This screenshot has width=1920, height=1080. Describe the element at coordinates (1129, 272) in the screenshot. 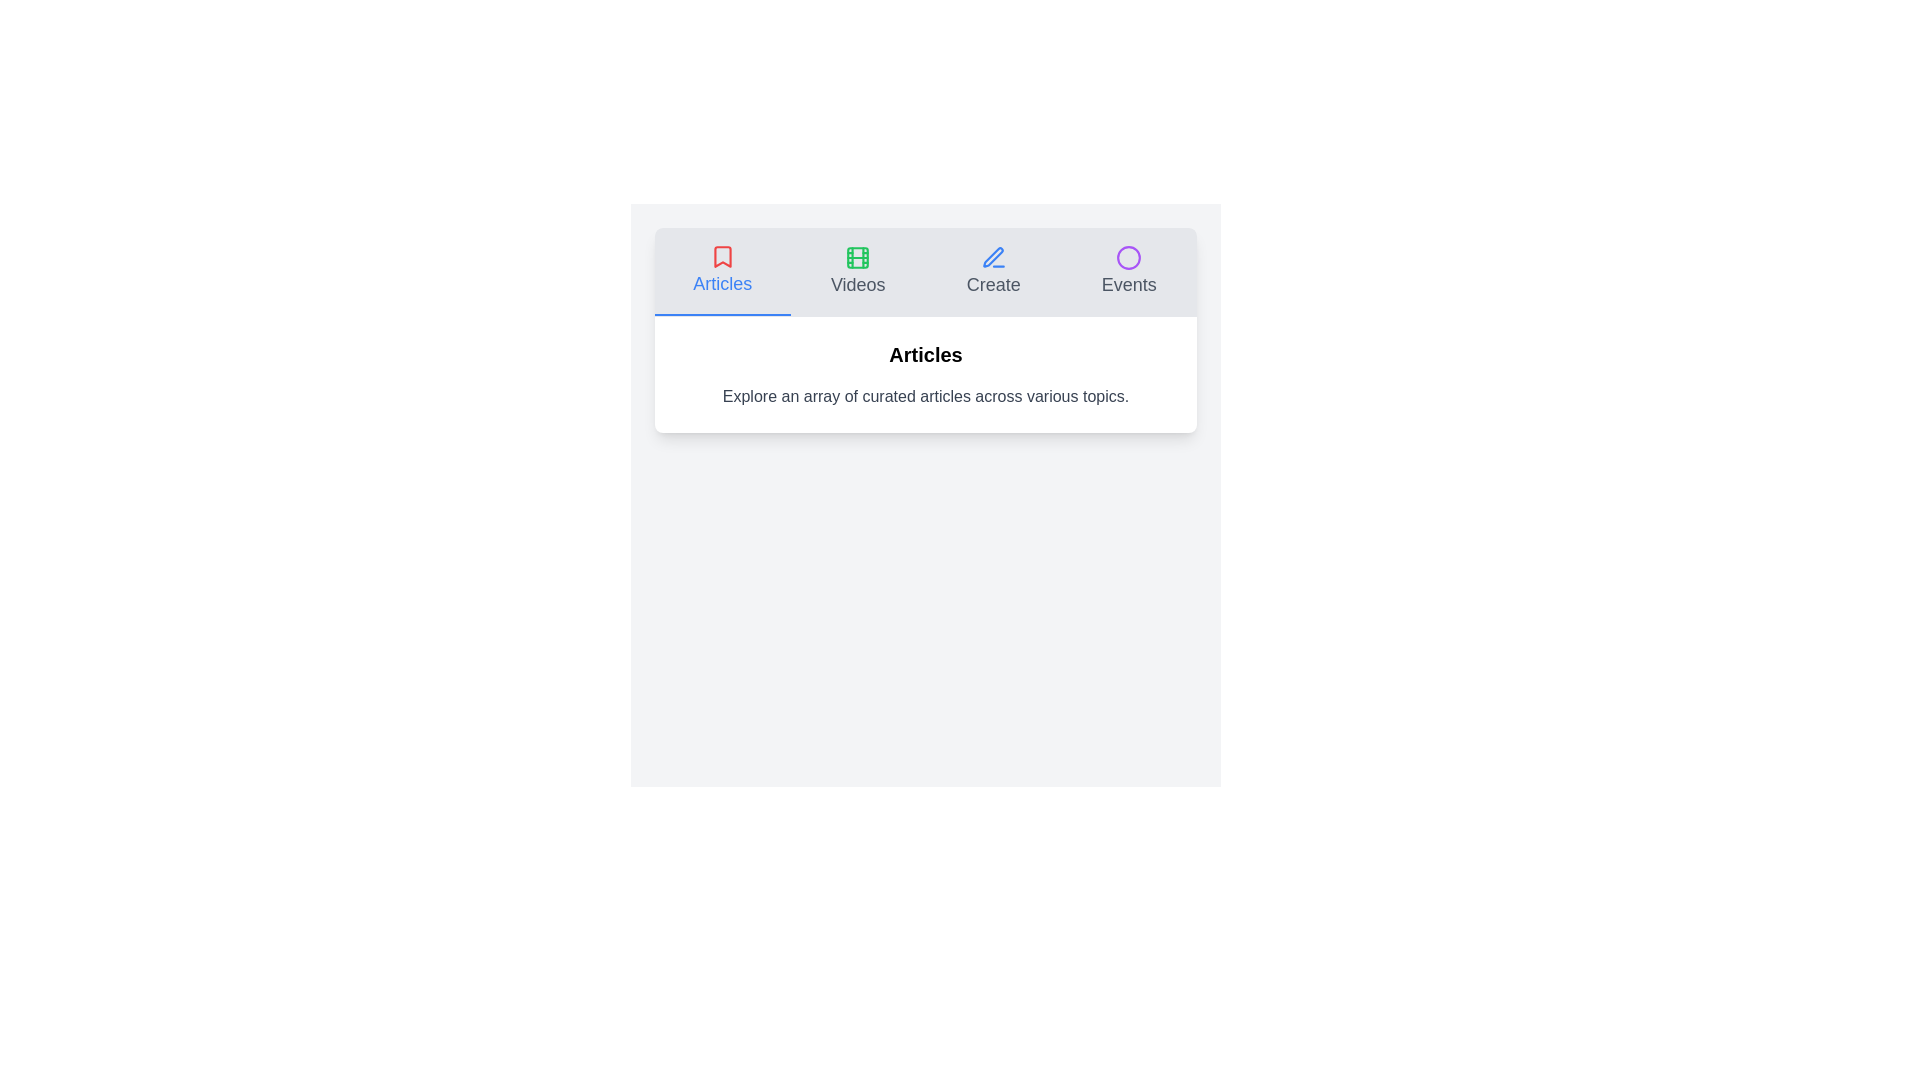

I see `the Events tab to view its content` at that location.